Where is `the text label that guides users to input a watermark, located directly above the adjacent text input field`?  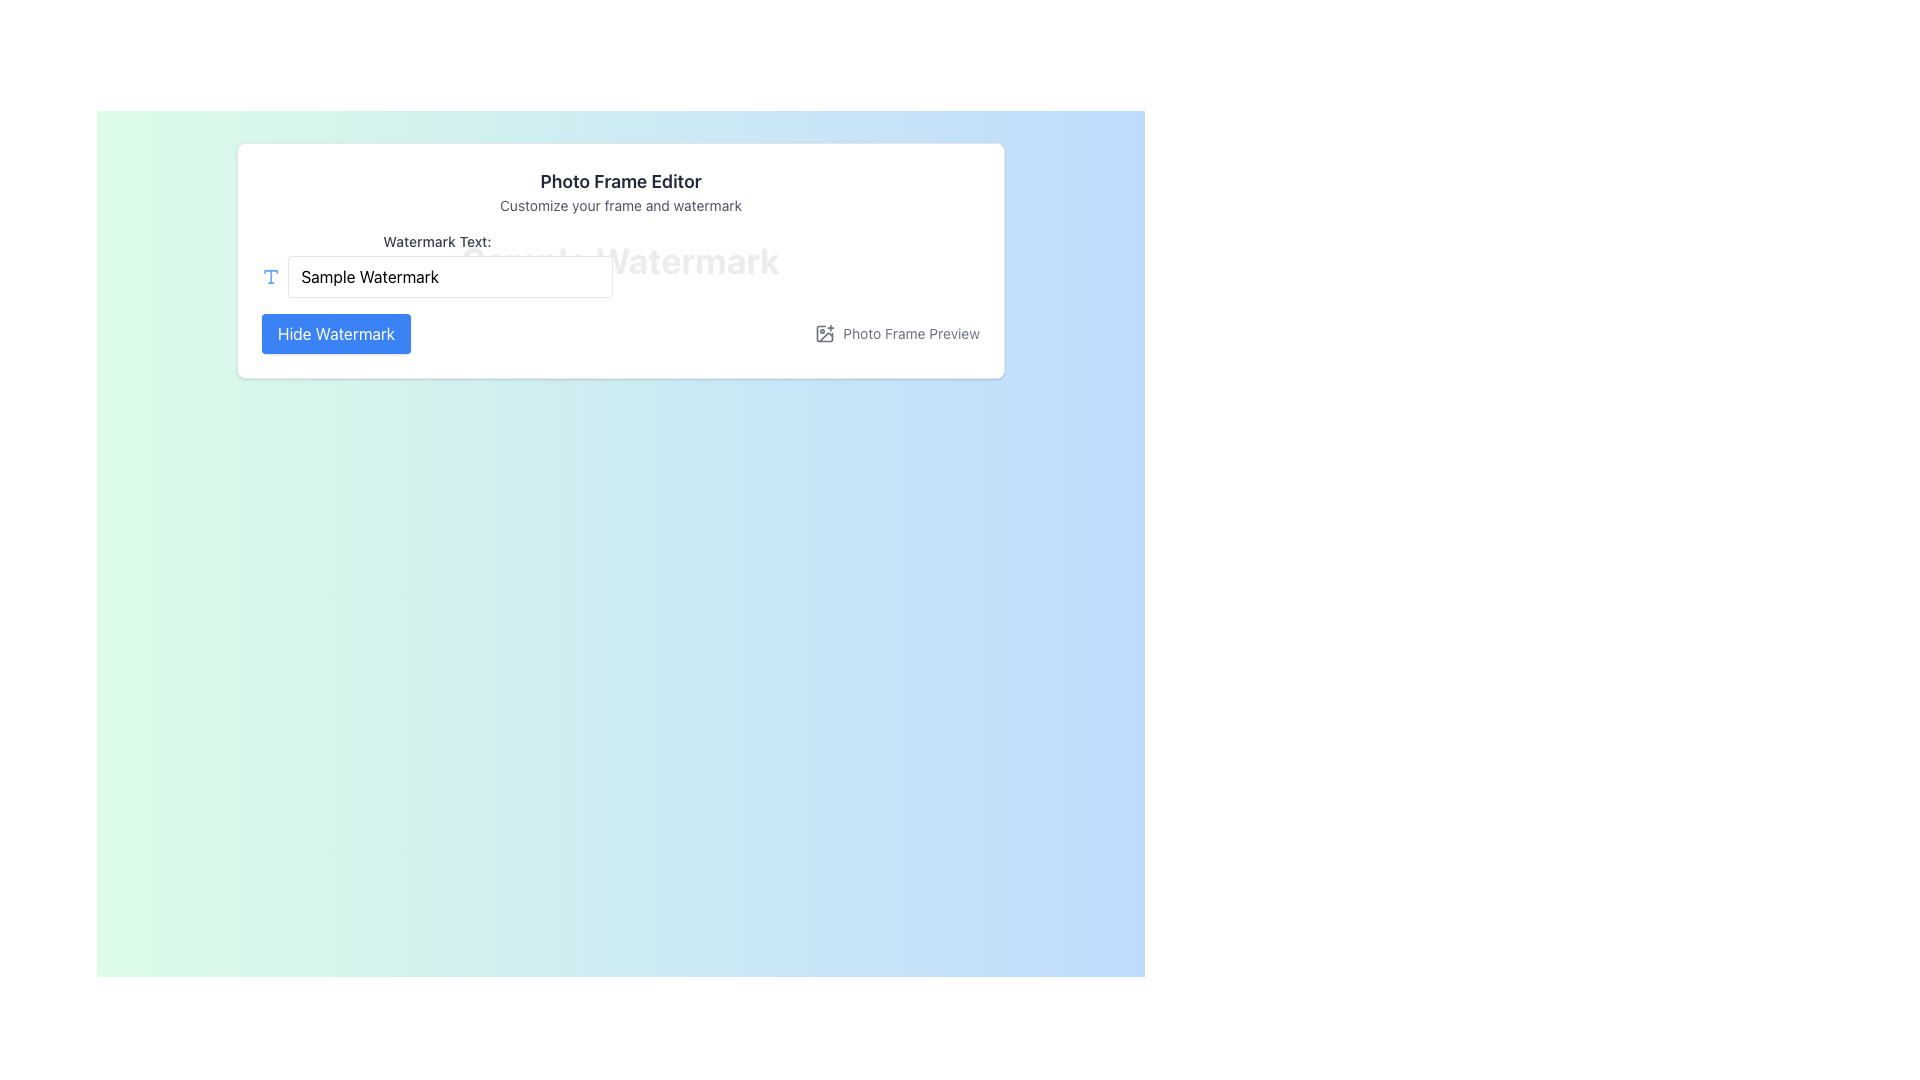
the text label that guides users to input a watermark, located directly above the adjacent text input field is located at coordinates (436, 241).